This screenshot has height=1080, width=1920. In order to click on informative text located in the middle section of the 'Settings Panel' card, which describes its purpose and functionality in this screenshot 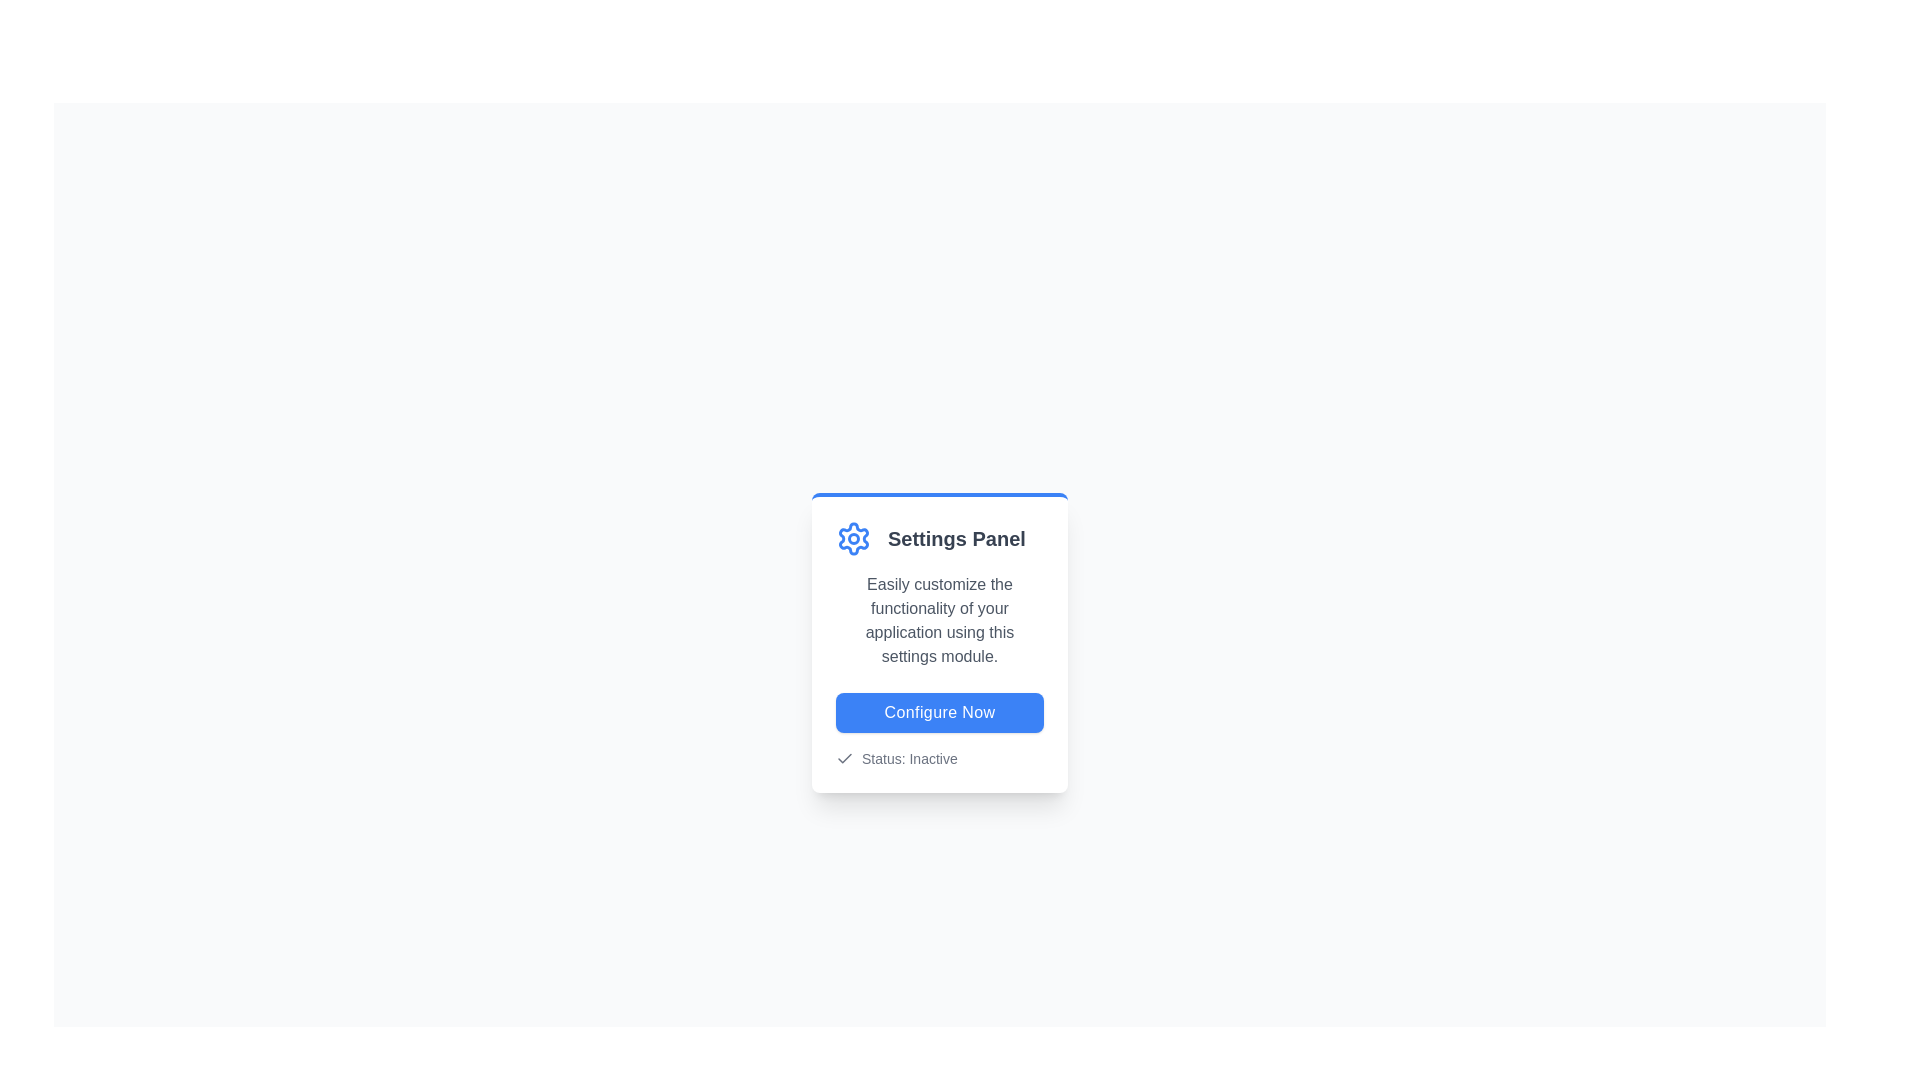, I will do `click(939, 620)`.